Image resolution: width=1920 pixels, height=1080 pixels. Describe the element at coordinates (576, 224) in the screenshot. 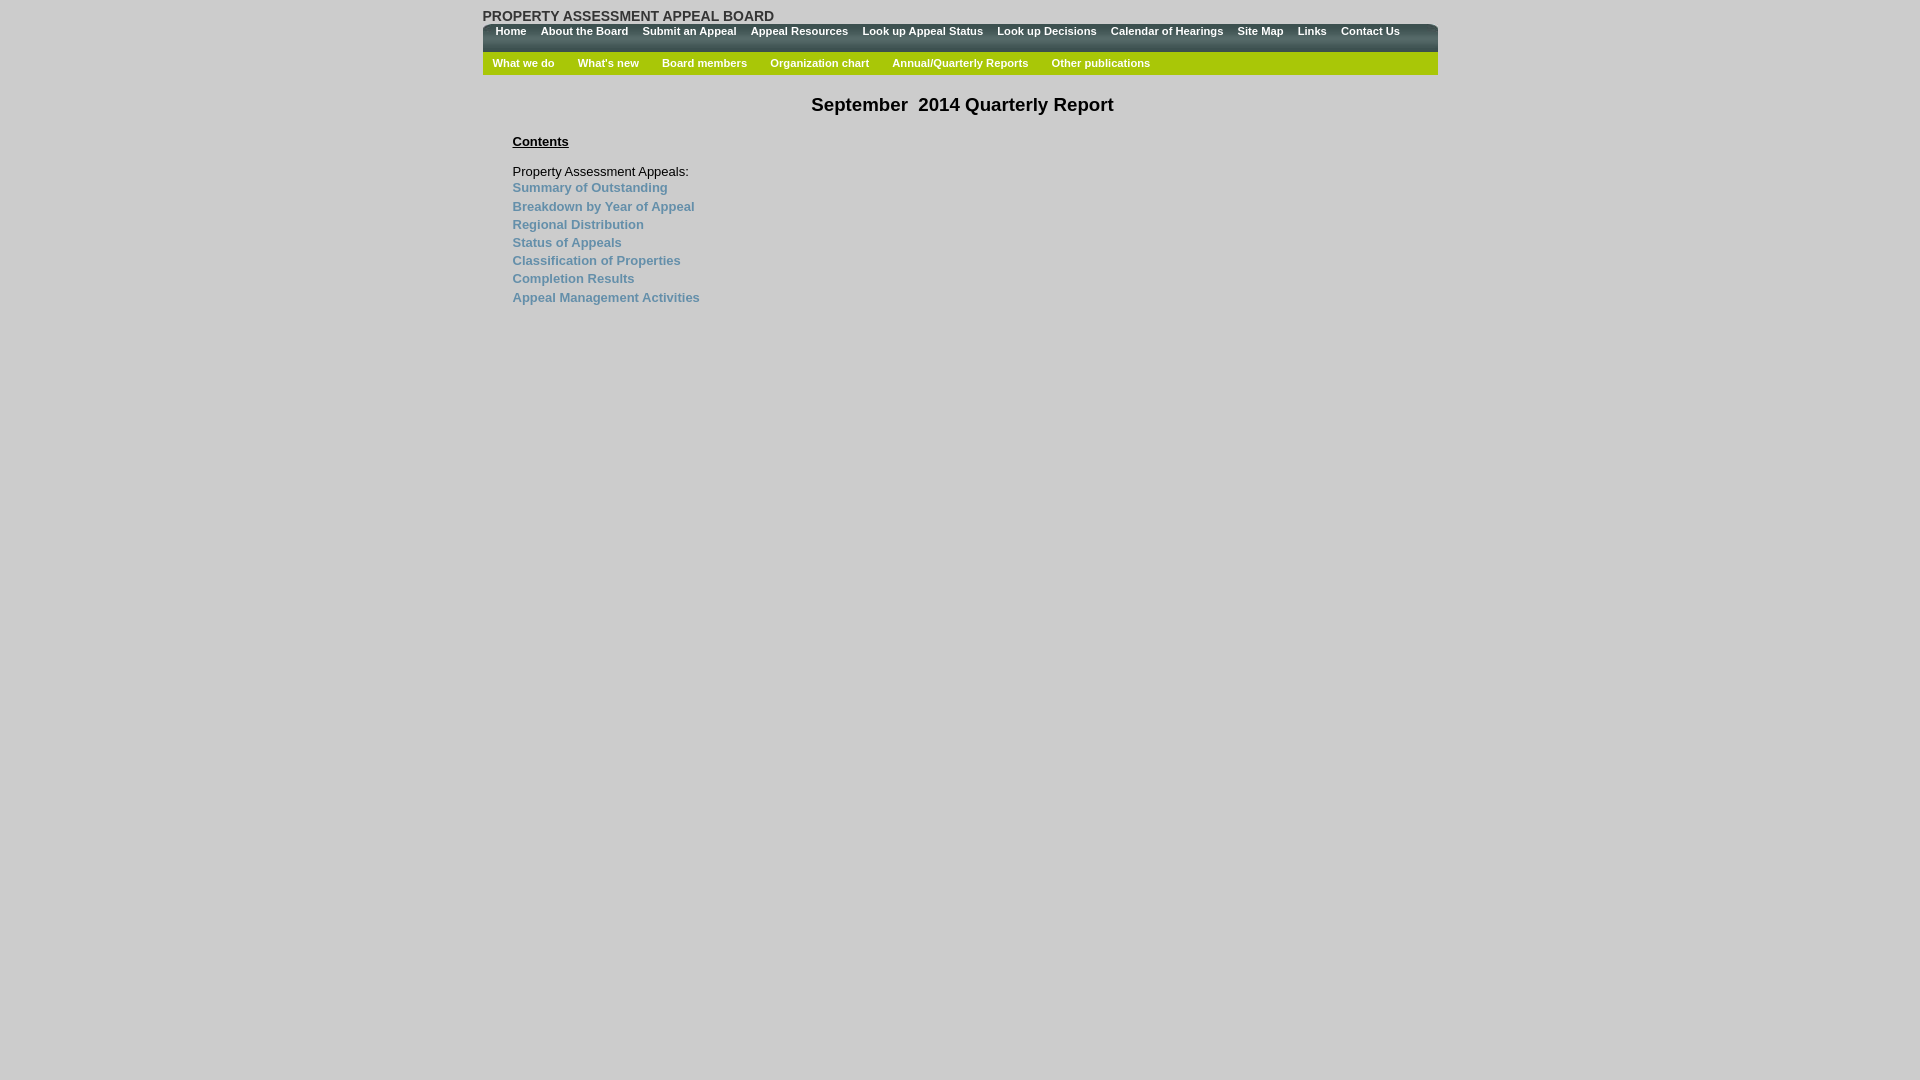

I see `'Regional Distribution'` at that location.